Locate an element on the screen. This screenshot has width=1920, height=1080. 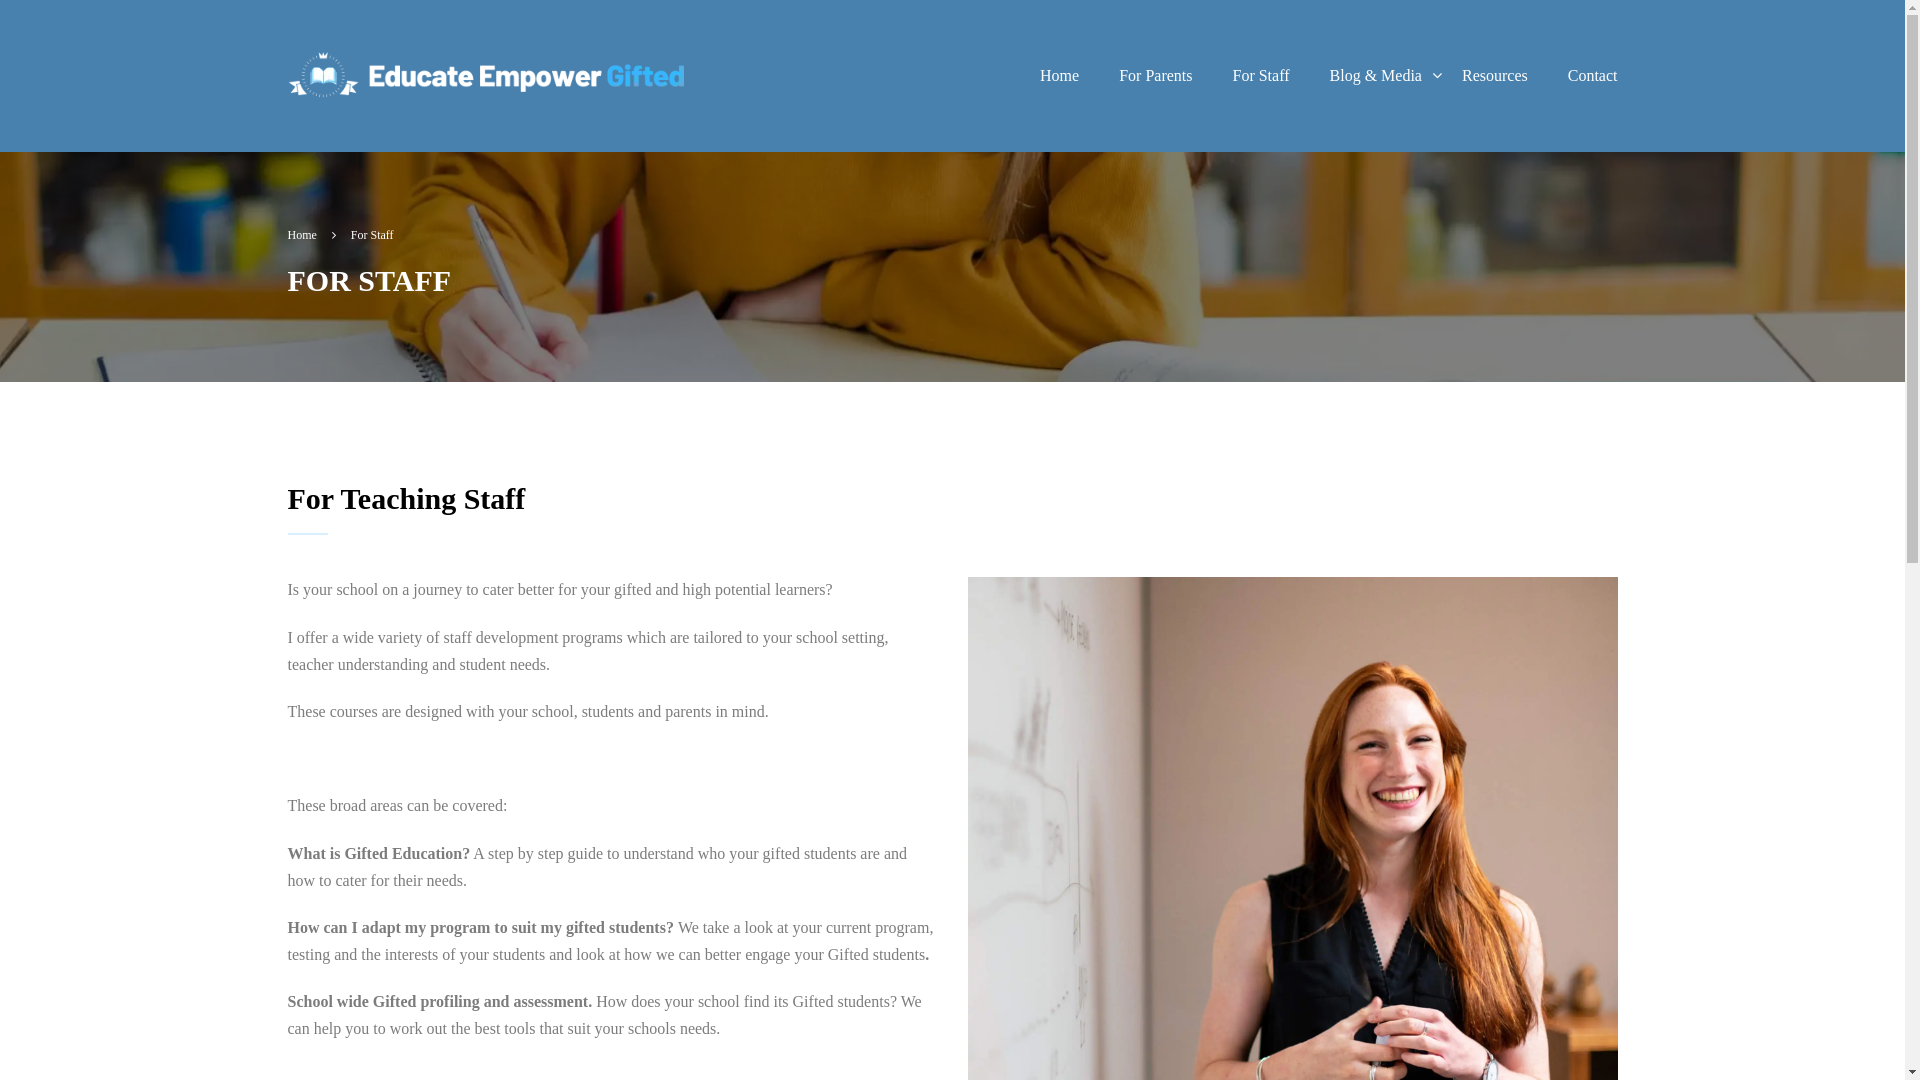
'For Staff' is located at coordinates (1210, 75).